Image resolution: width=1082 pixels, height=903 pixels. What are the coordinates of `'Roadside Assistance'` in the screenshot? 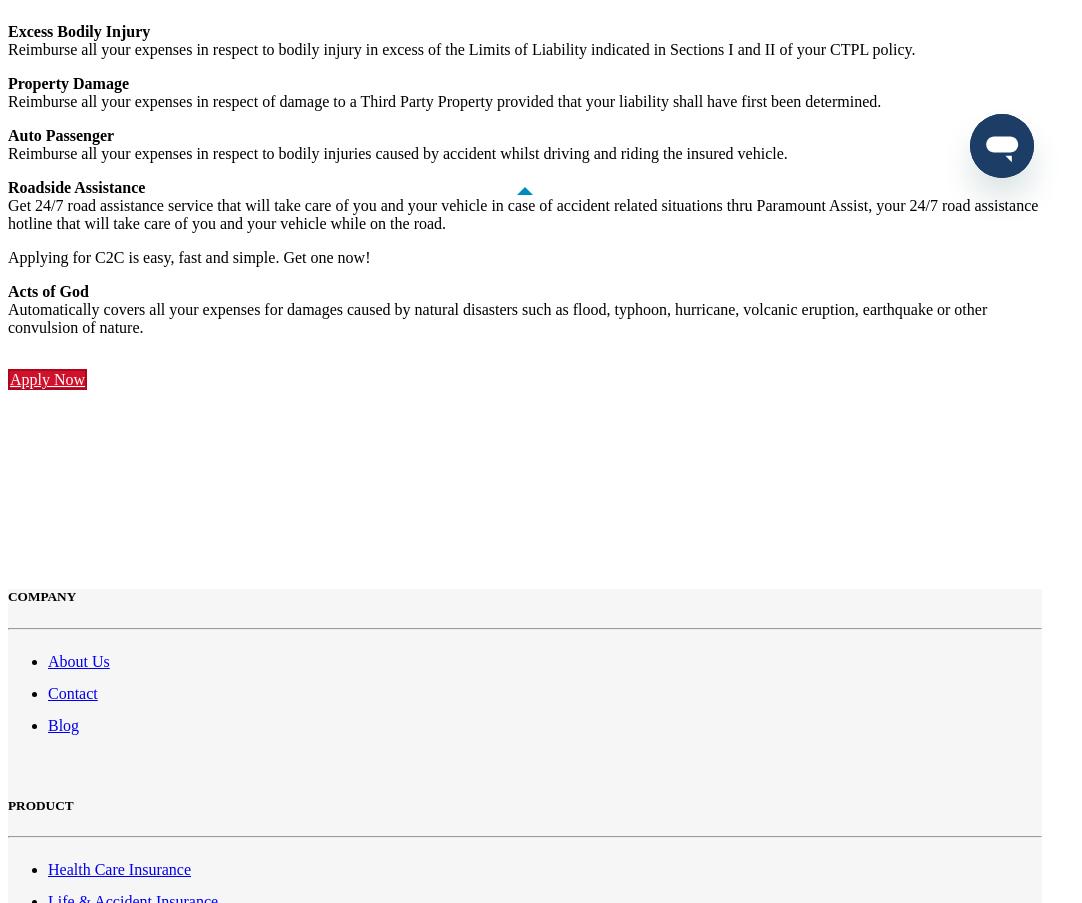 It's located at (75, 186).